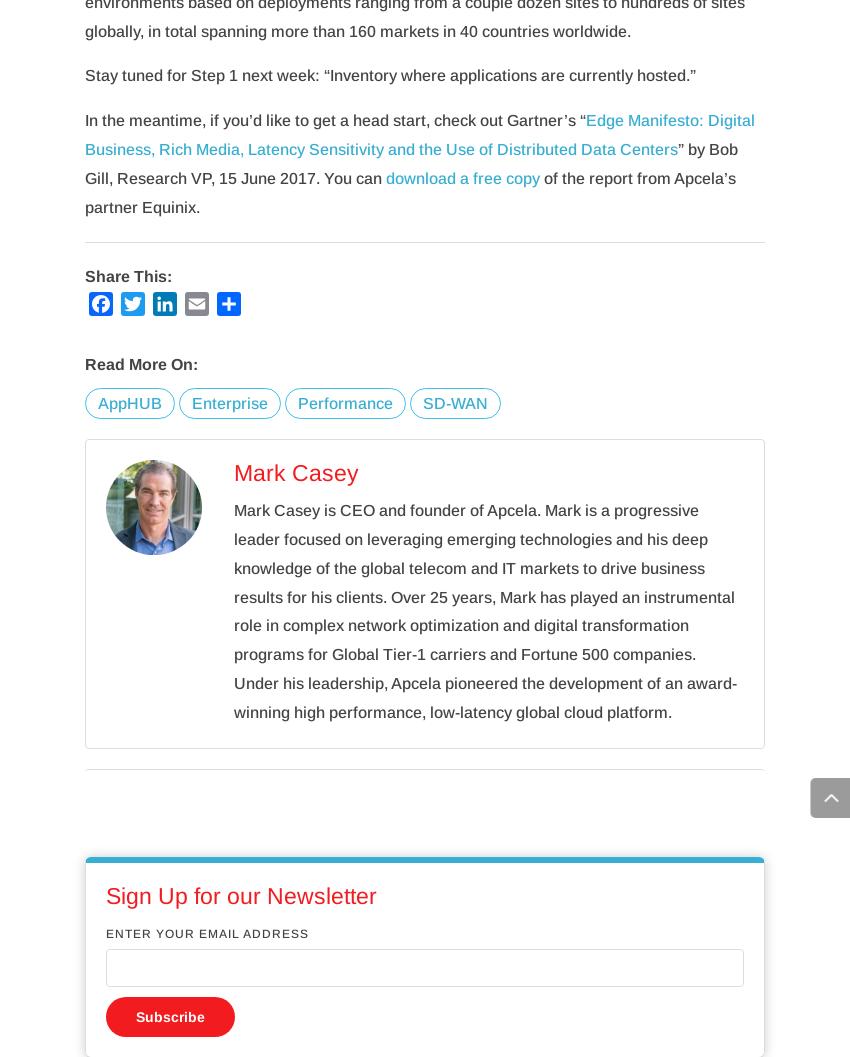 The height and width of the screenshot is (1057, 850). Describe the element at coordinates (484, 611) in the screenshot. I see `'Mark Casey is CEO and founder of Apcela.  Mark is a progressive leader focused on leveraging emerging technologies and his deep knowledge of the global telecom and IT markets to drive business results for his clients. Over 25 years, Mark has played an instrumental role in complex network optimization and digital transformation programs for Global Tier-1 carriers and Fortune 500 companies. Under his leadership, Apcela pioneered the development of an award-winning high performance, low-latency global cloud platform.'` at that location.